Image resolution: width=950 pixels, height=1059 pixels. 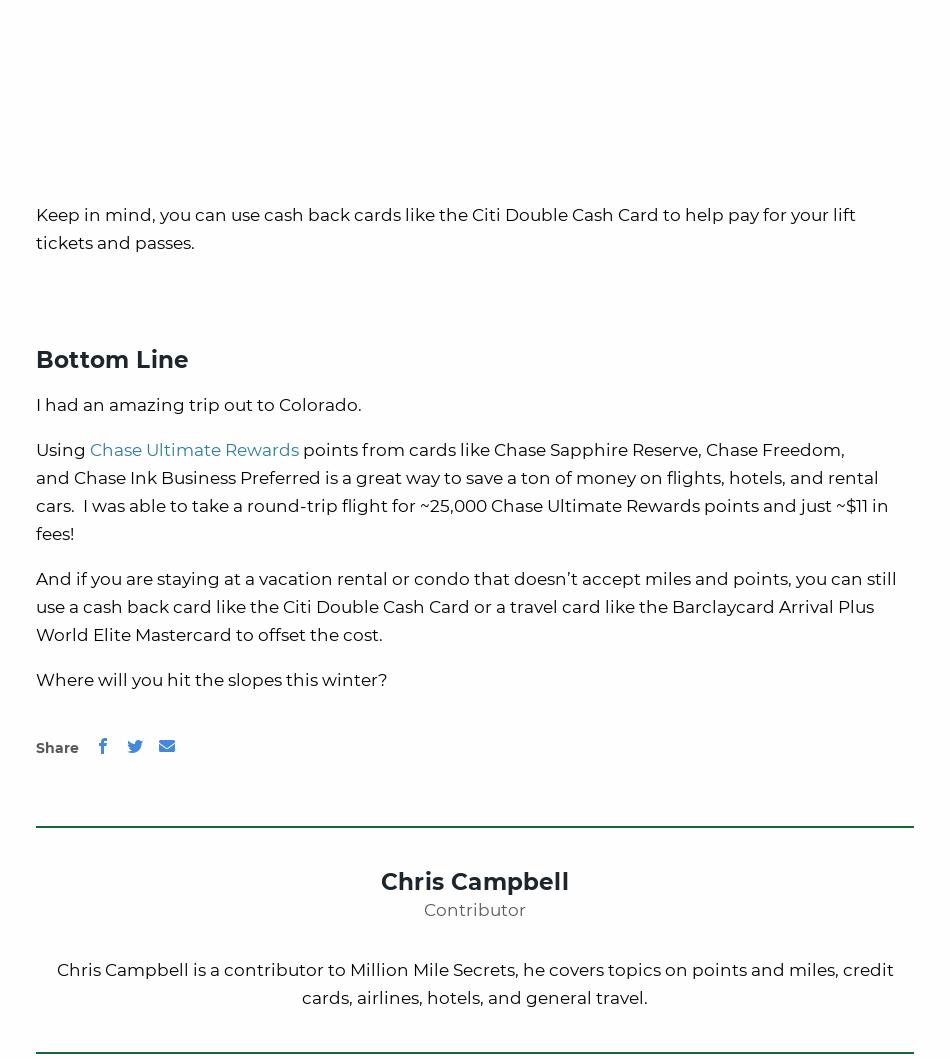 I want to click on 'Share', so click(x=57, y=746).